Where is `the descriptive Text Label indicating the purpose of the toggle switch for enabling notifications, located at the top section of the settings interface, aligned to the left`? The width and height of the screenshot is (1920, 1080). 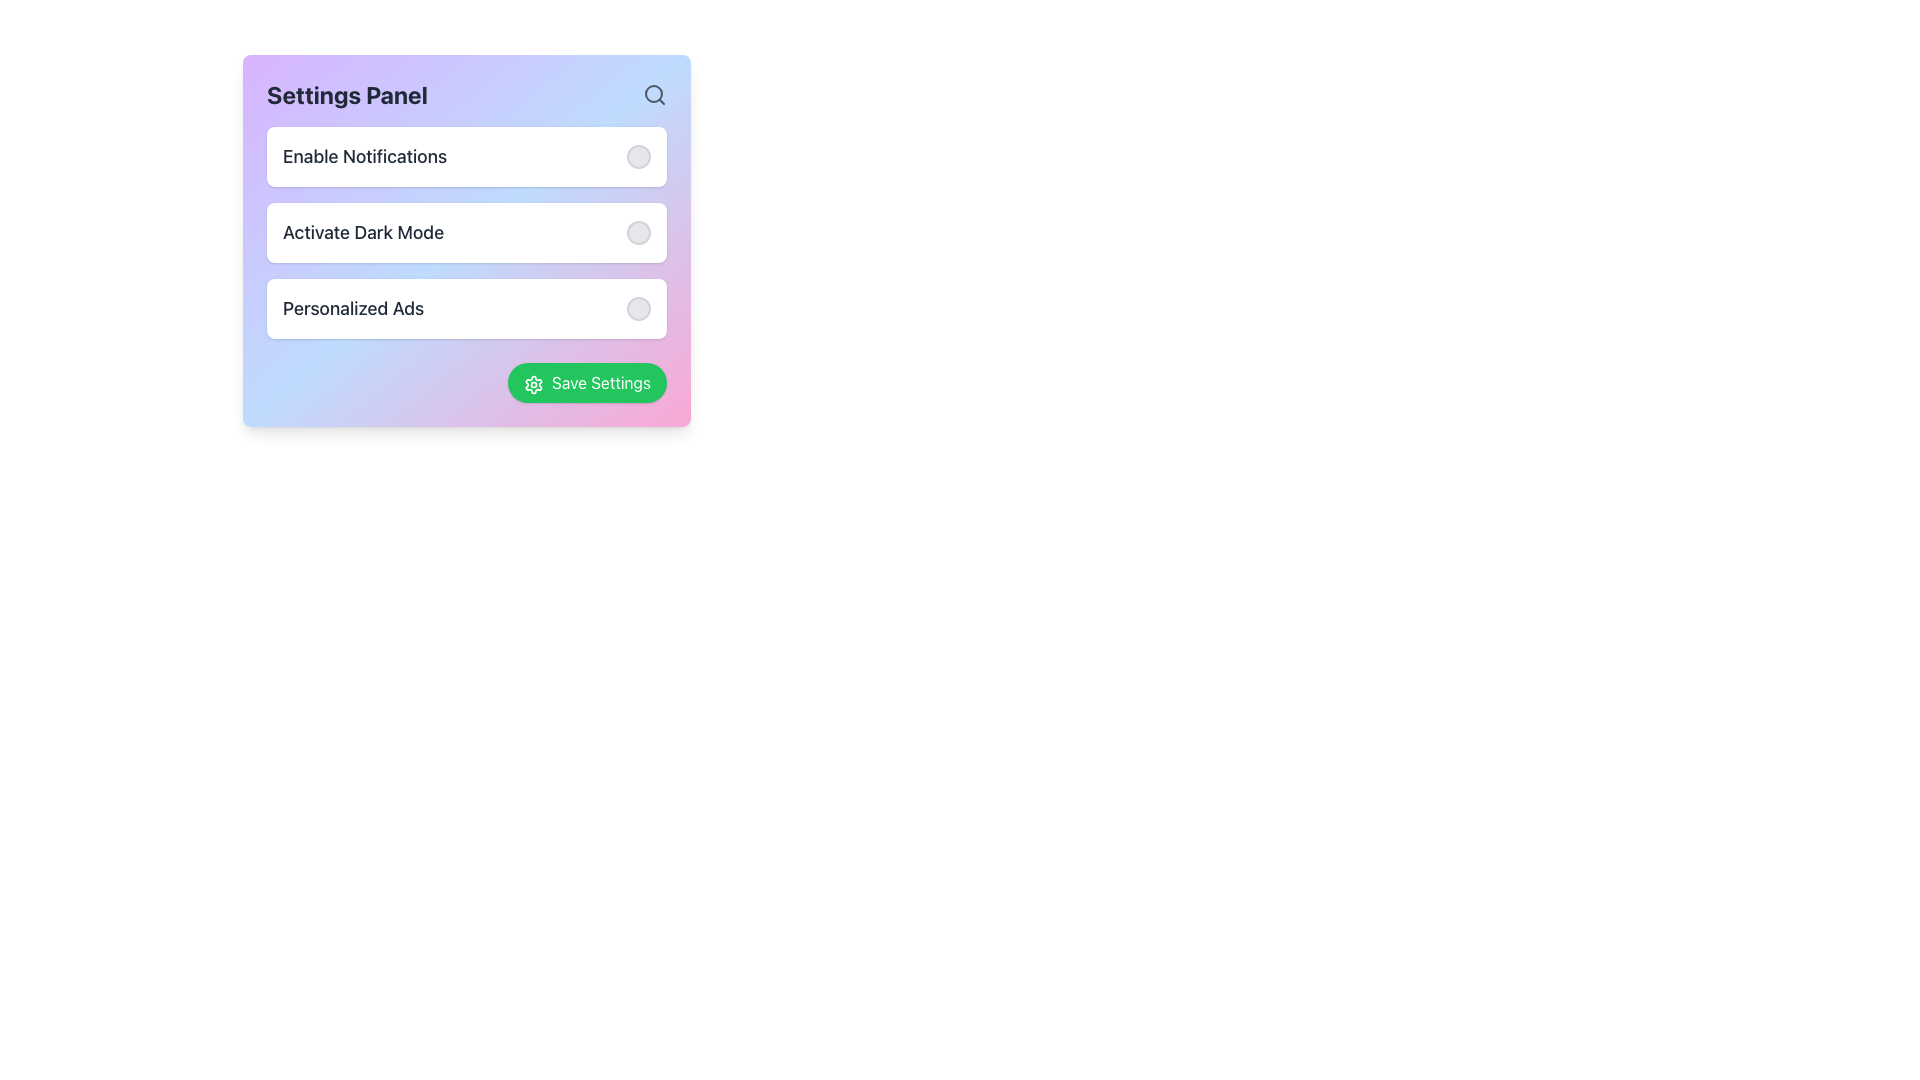 the descriptive Text Label indicating the purpose of the toggle switch for enabling notifications, located at the top section of the settings interface, aligned to the left is located at coordinates (364, 156).